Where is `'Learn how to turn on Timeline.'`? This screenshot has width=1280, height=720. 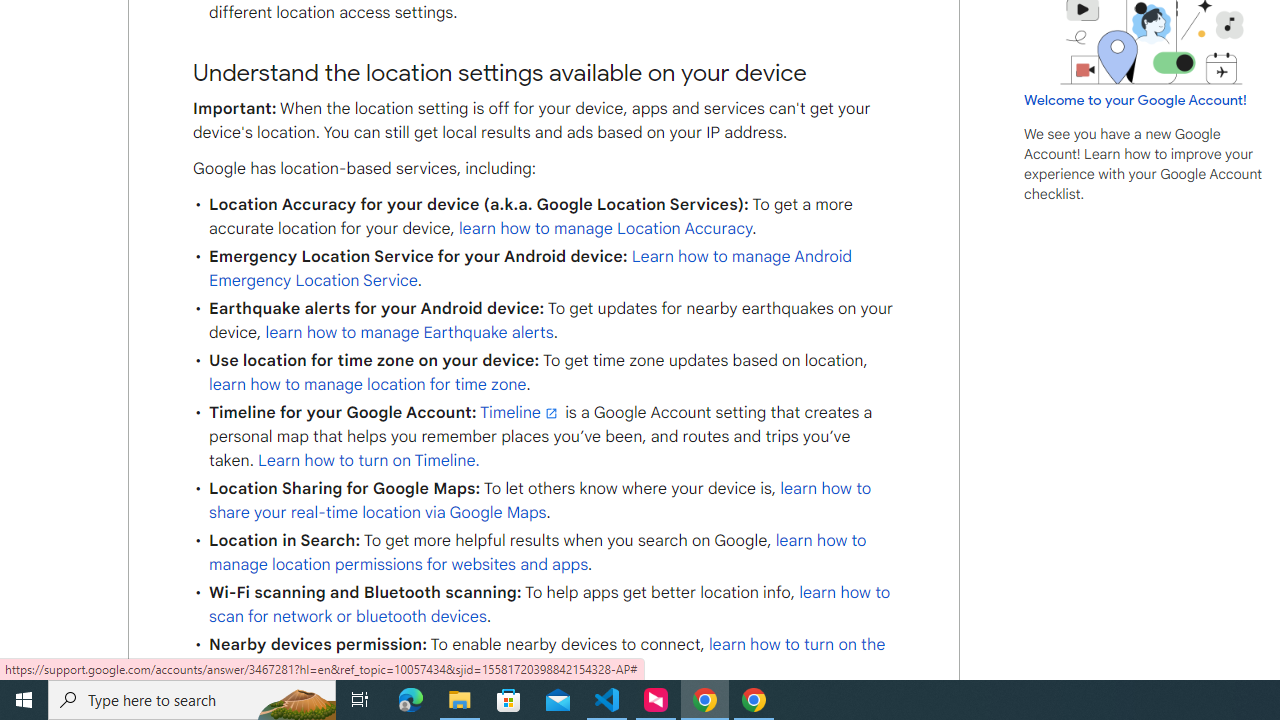 'Learn how to turn on Timeline.' is located at coordinates (369, 460).